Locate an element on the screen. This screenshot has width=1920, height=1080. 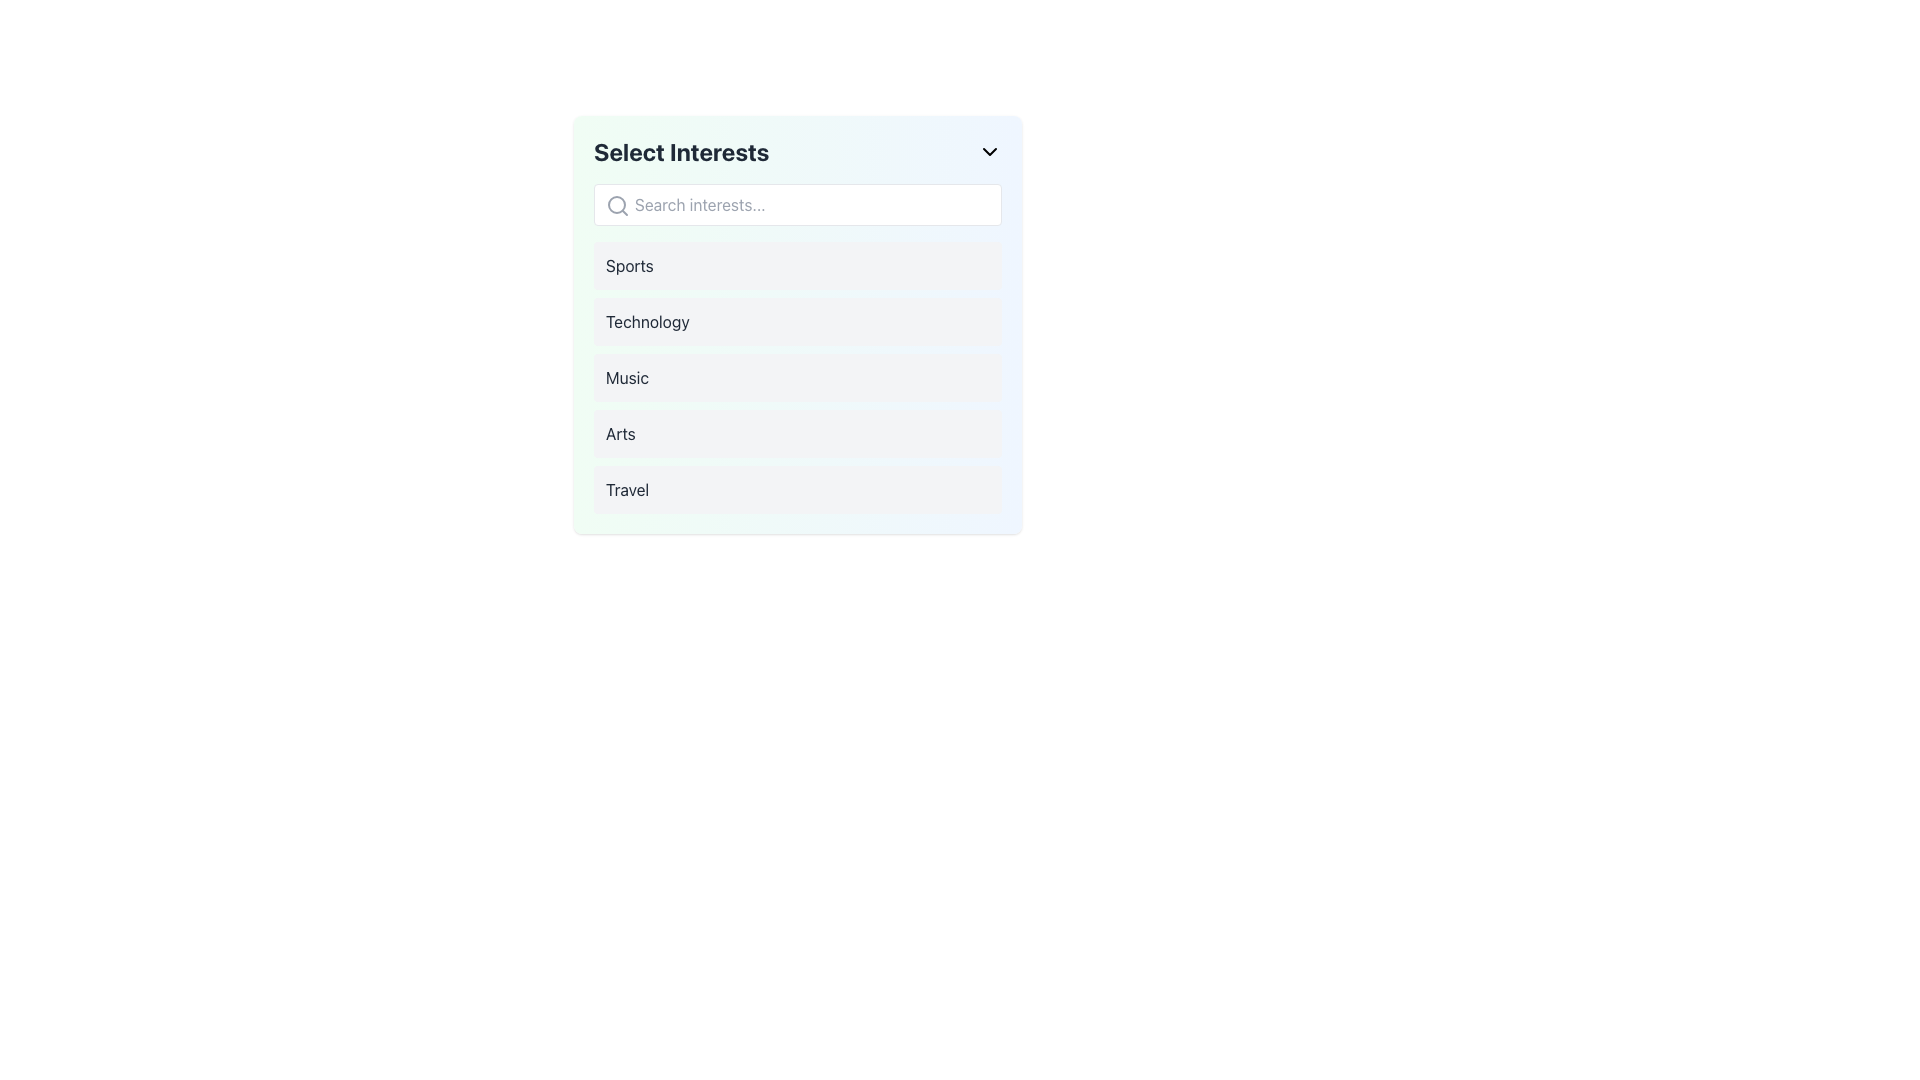
to select the 'Travel' list item, which is the fifth entry in a vertical list of selectable items including 'Sports,' 'Technology,' 'Music,' and 'Arts.' is located at coordinates (796, 489).